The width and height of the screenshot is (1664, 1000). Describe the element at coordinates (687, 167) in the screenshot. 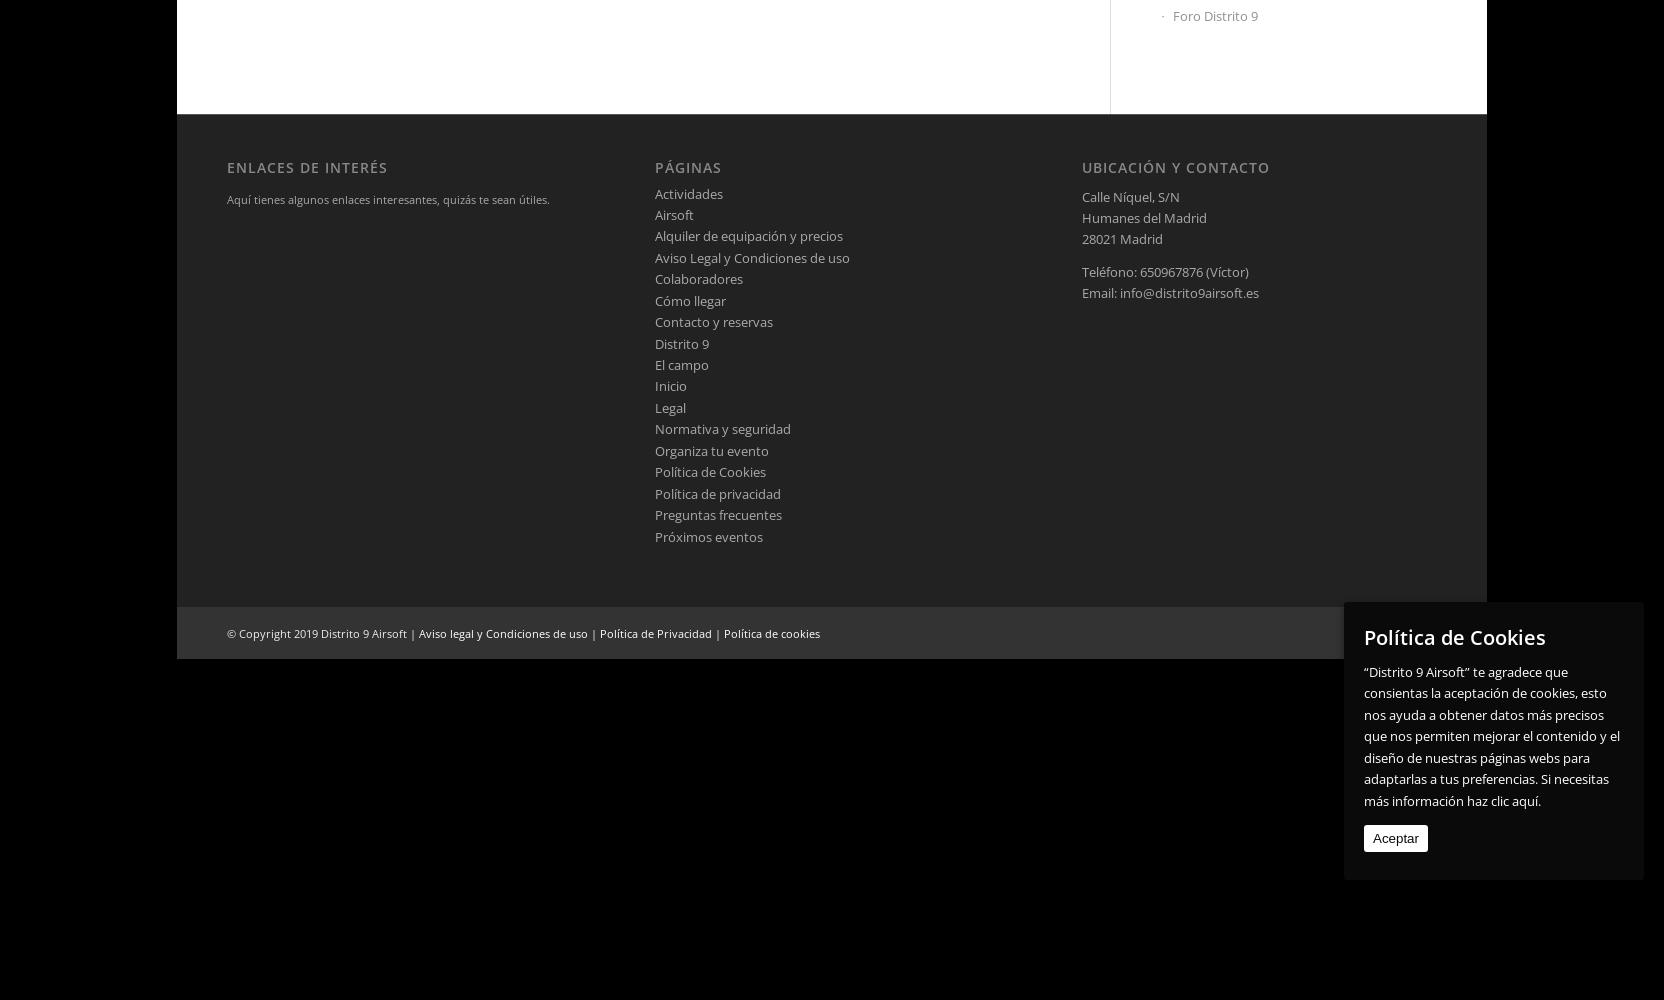

I see `'Páginas'` at that location.